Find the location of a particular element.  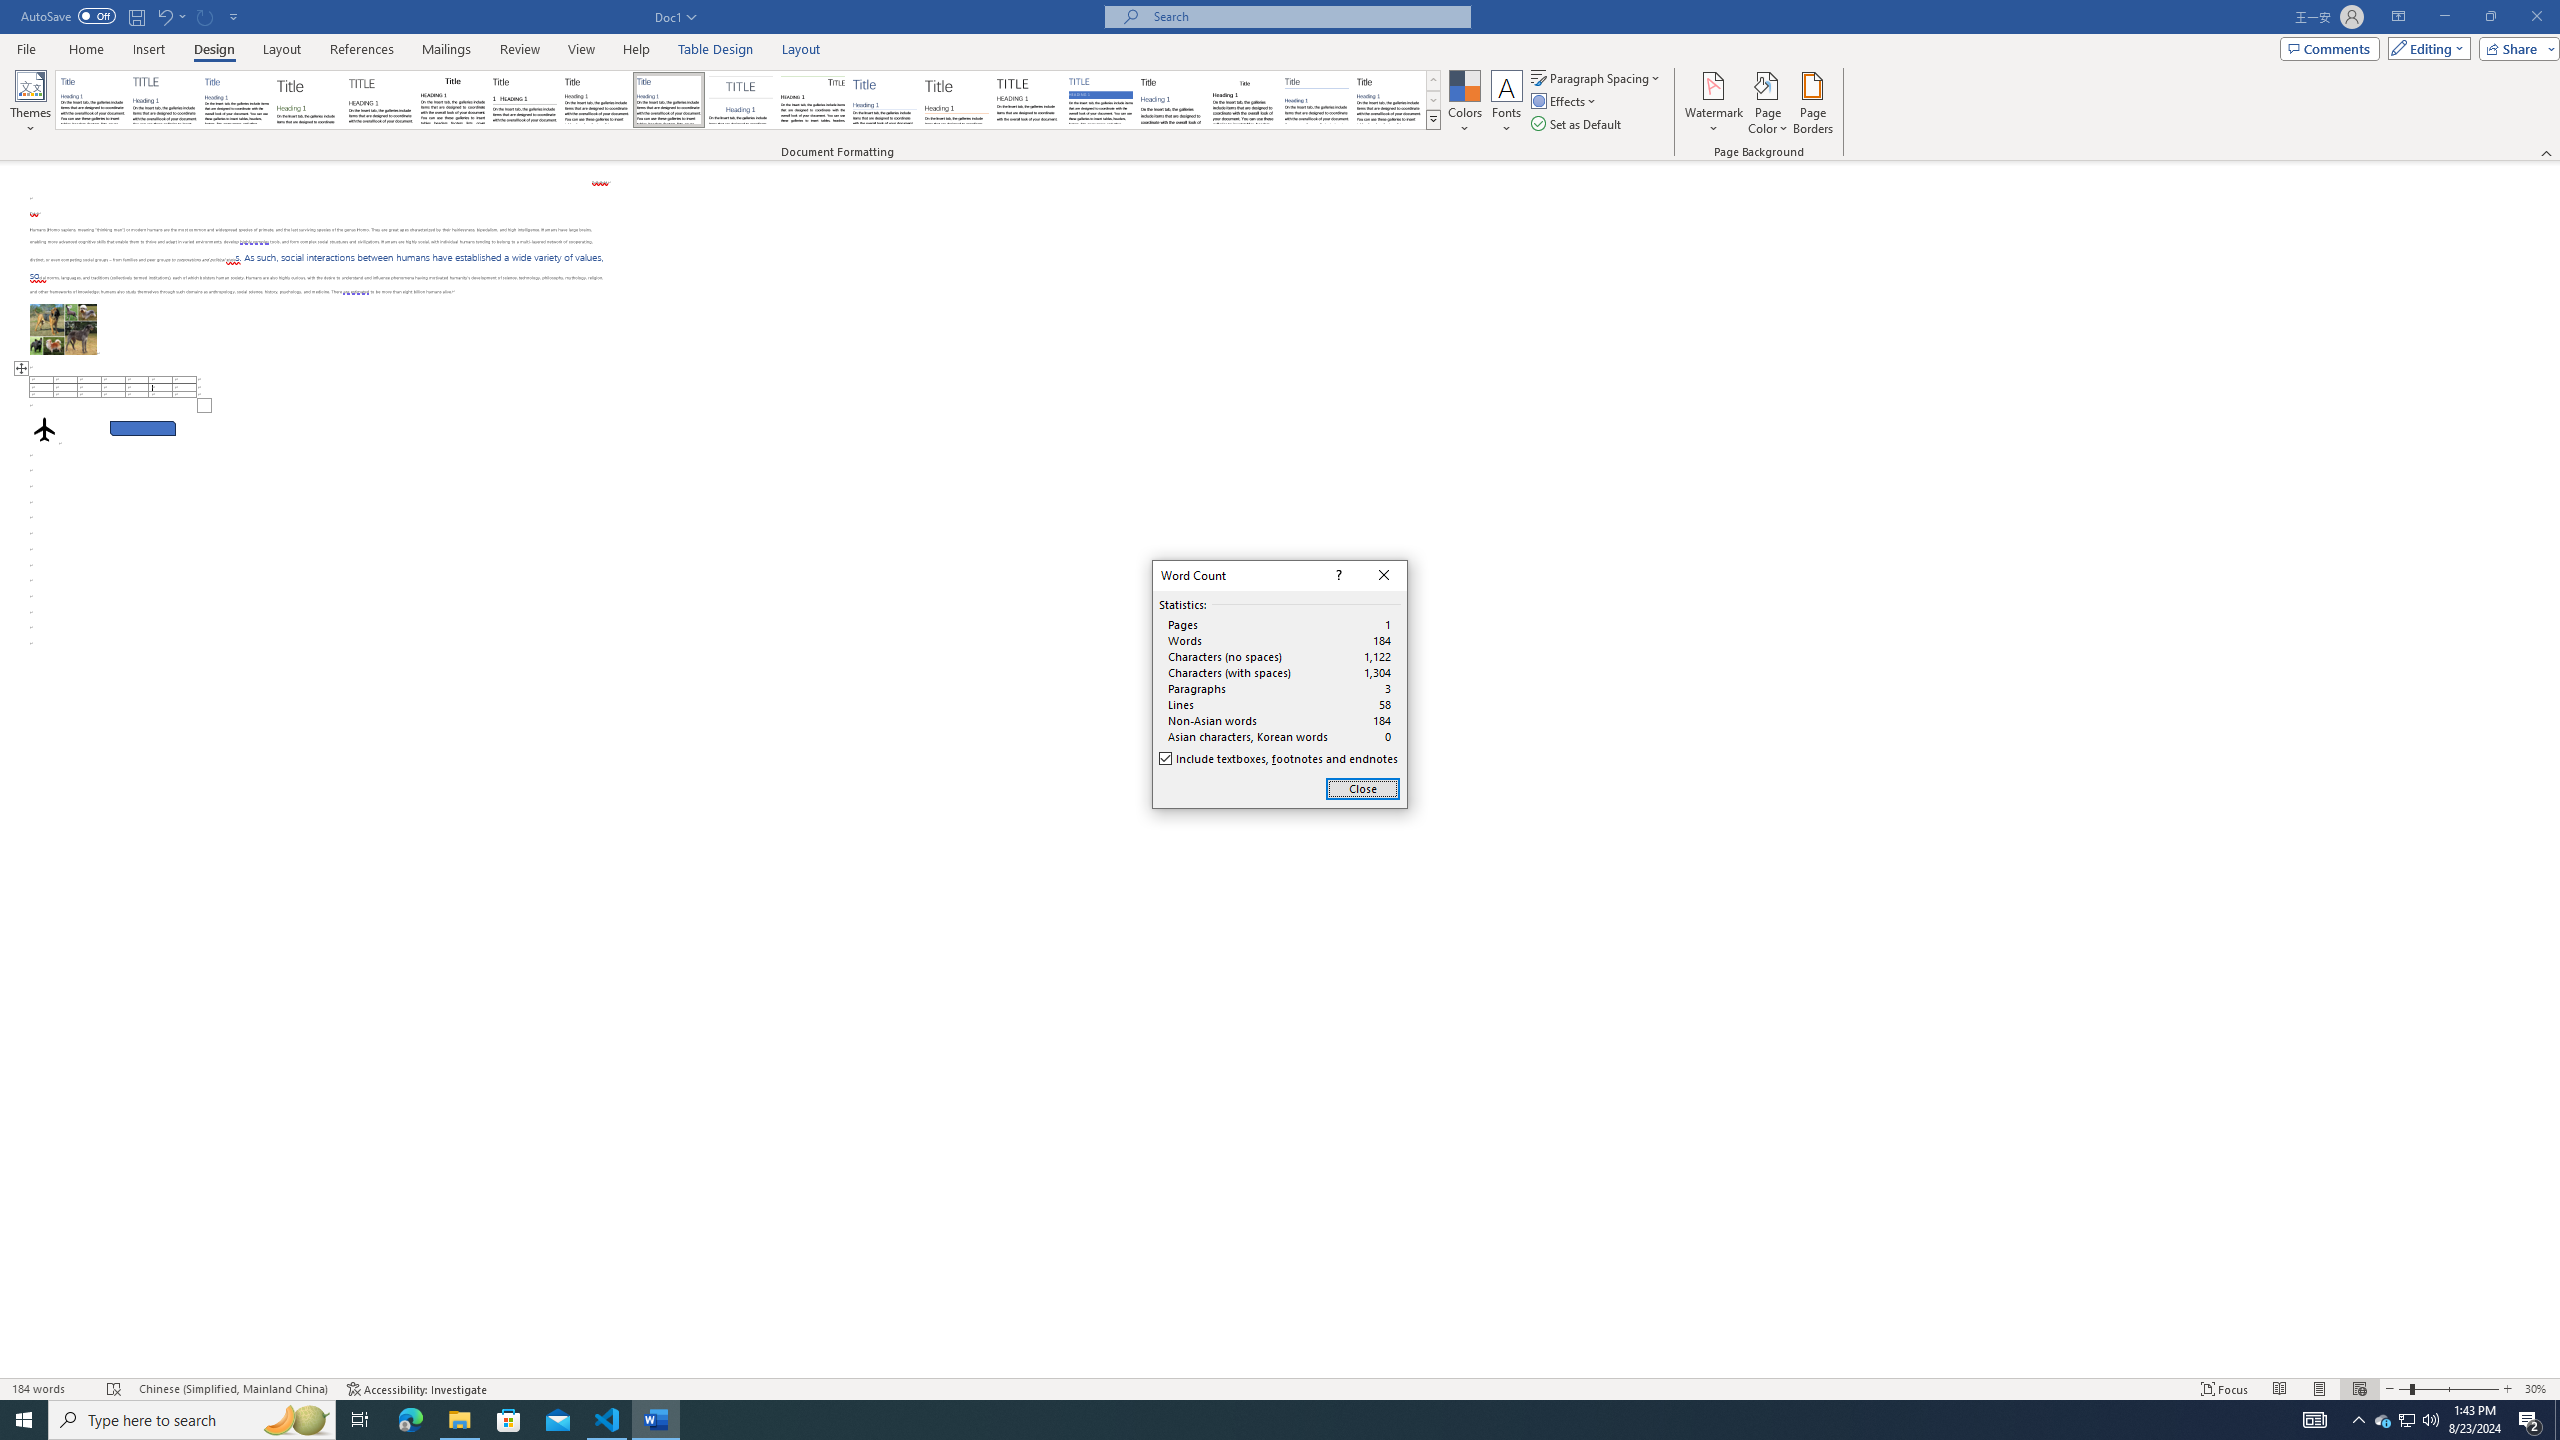

'Can' is located at coordinates (205, 15).